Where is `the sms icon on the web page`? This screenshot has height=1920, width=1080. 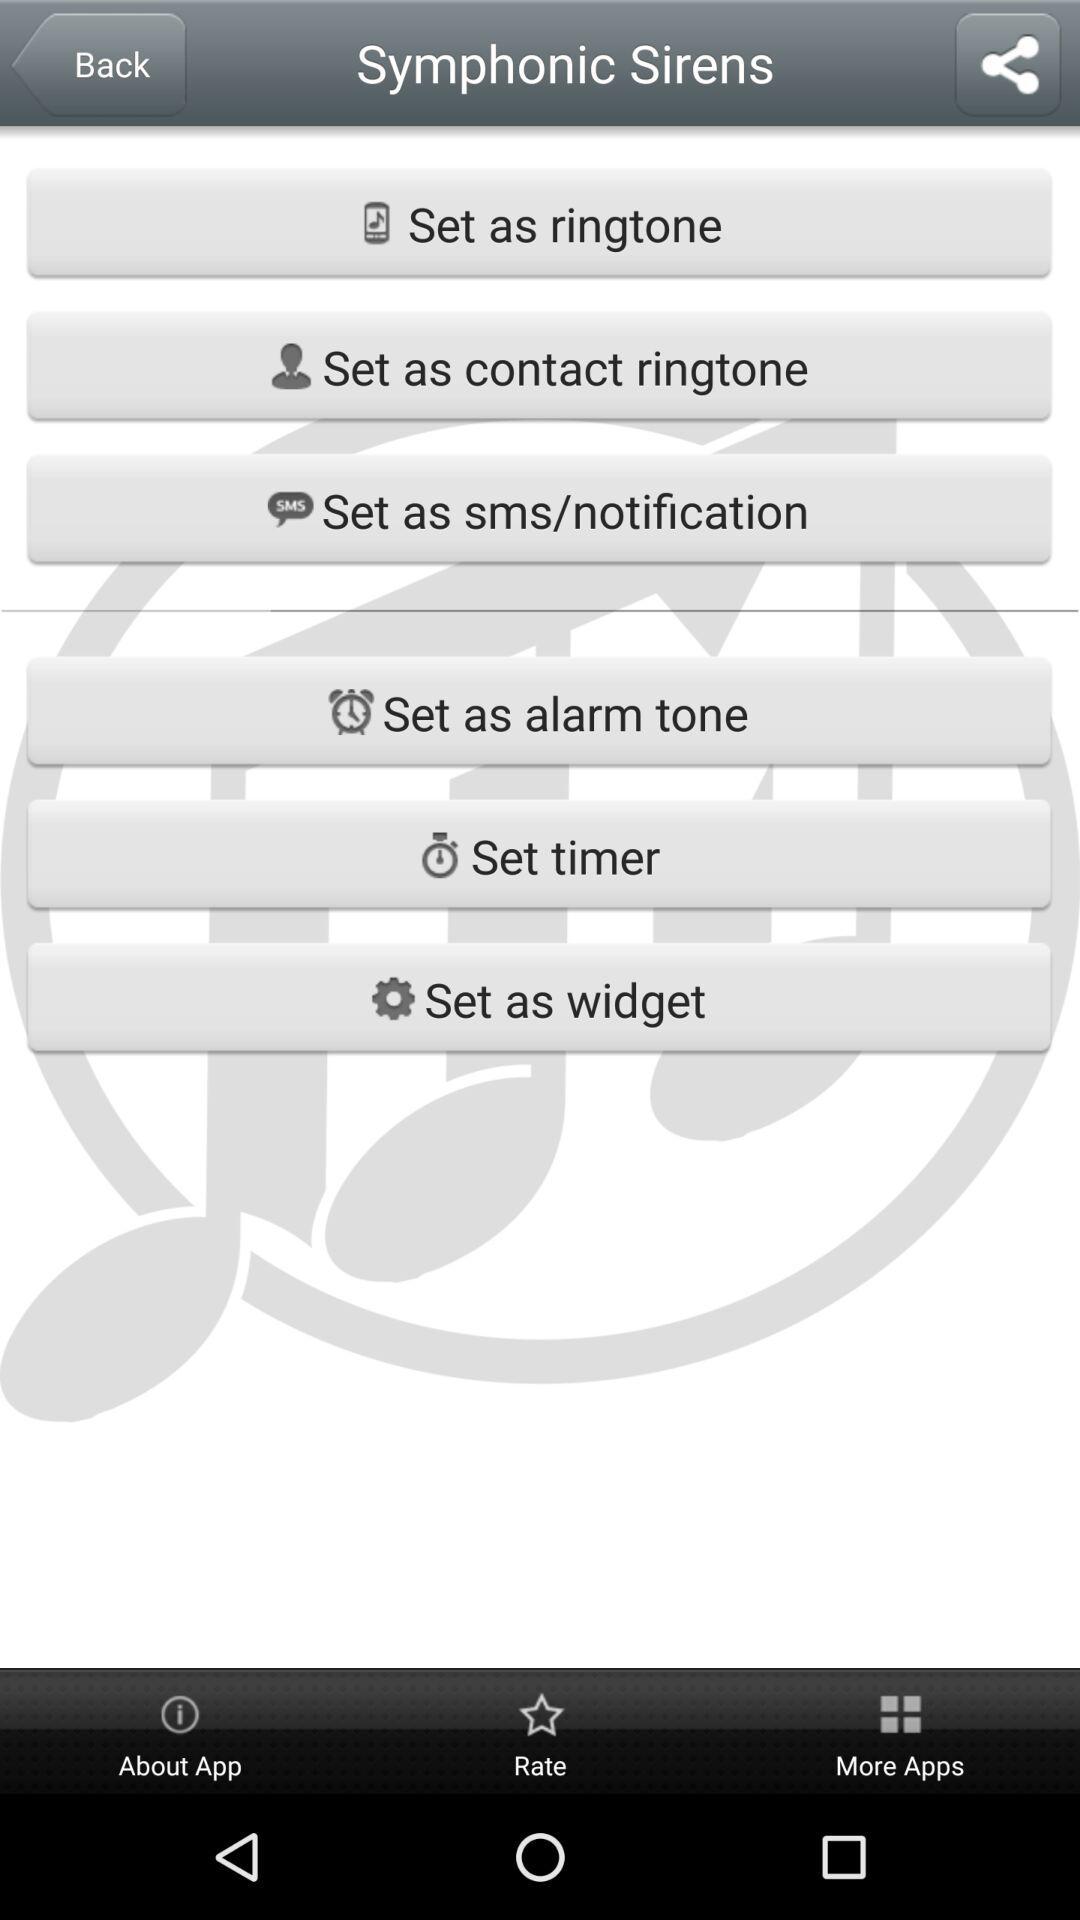 the sms icon on the web page is located at coordinates (290, 509).